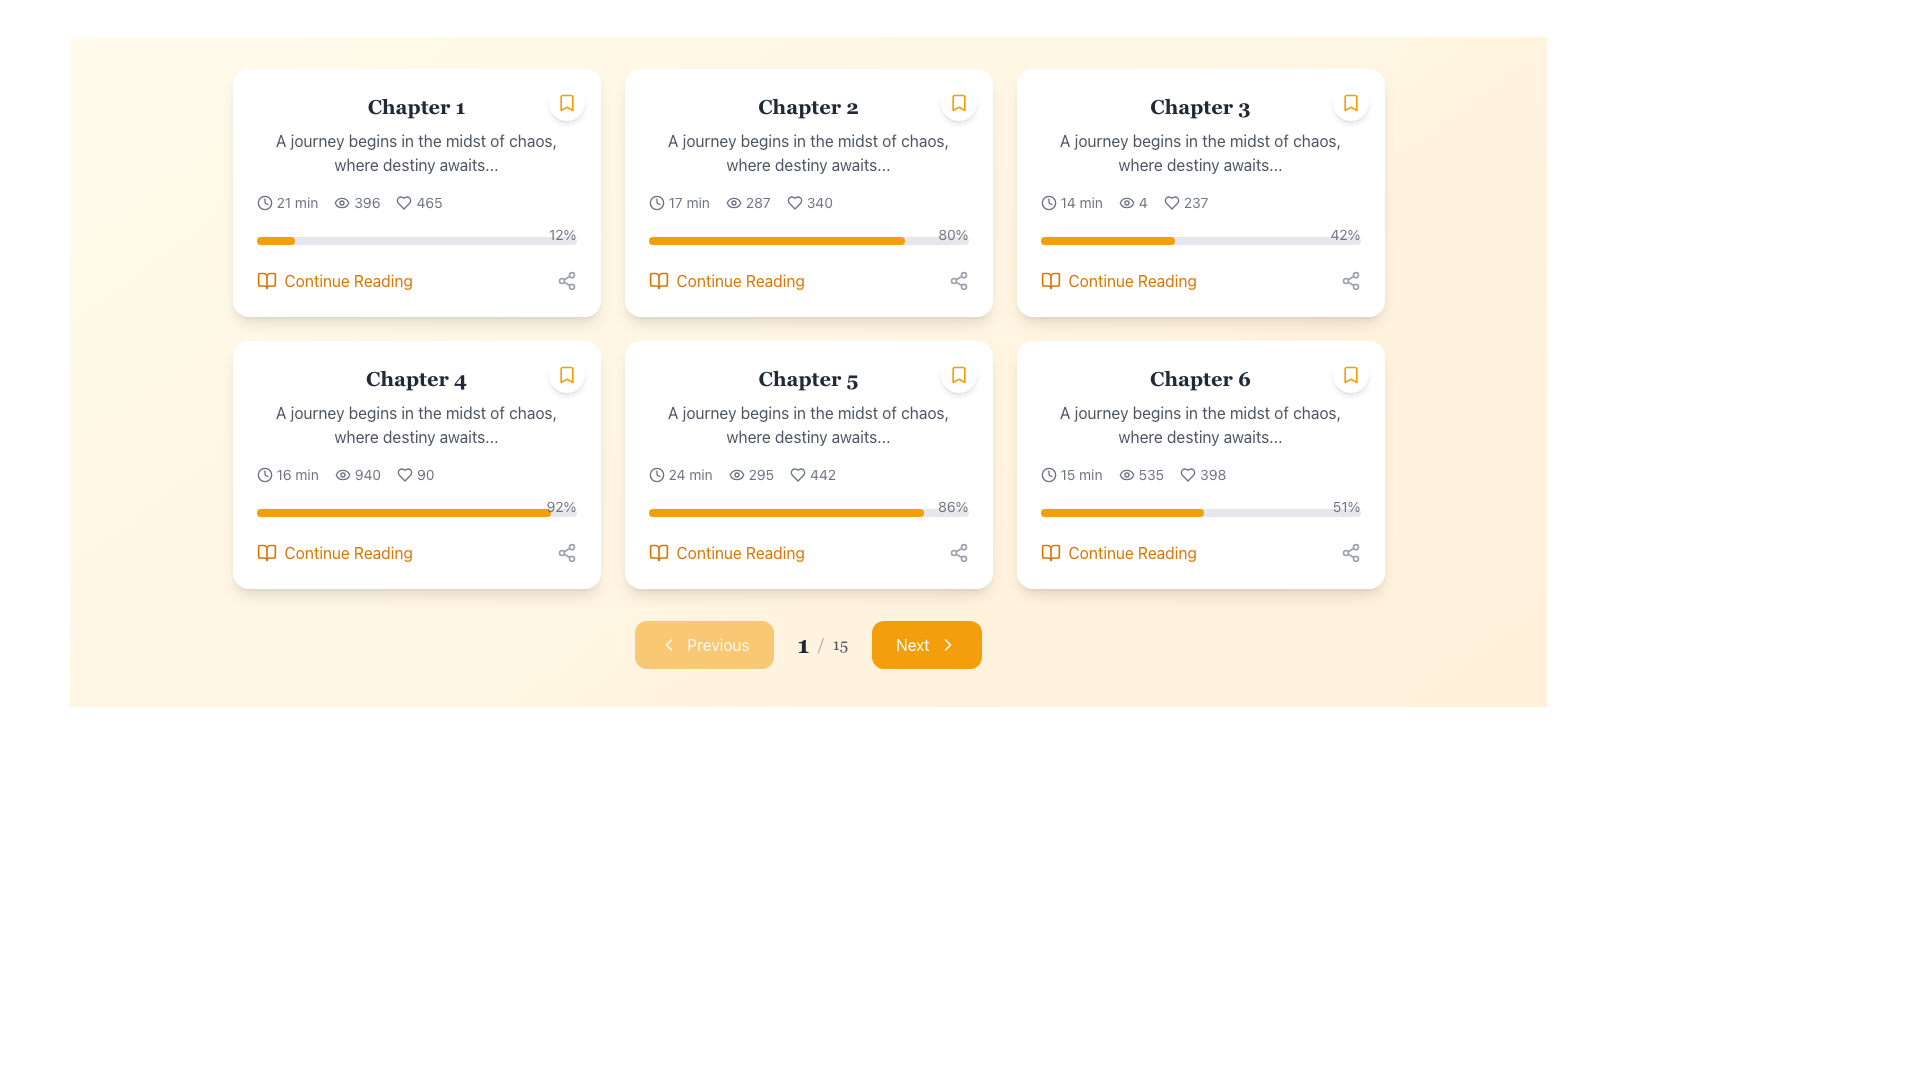  I want to click on the circular UI component that is part of the clock icon located near the top-left corner of the first chapter item in the grid, so click(263, 203).